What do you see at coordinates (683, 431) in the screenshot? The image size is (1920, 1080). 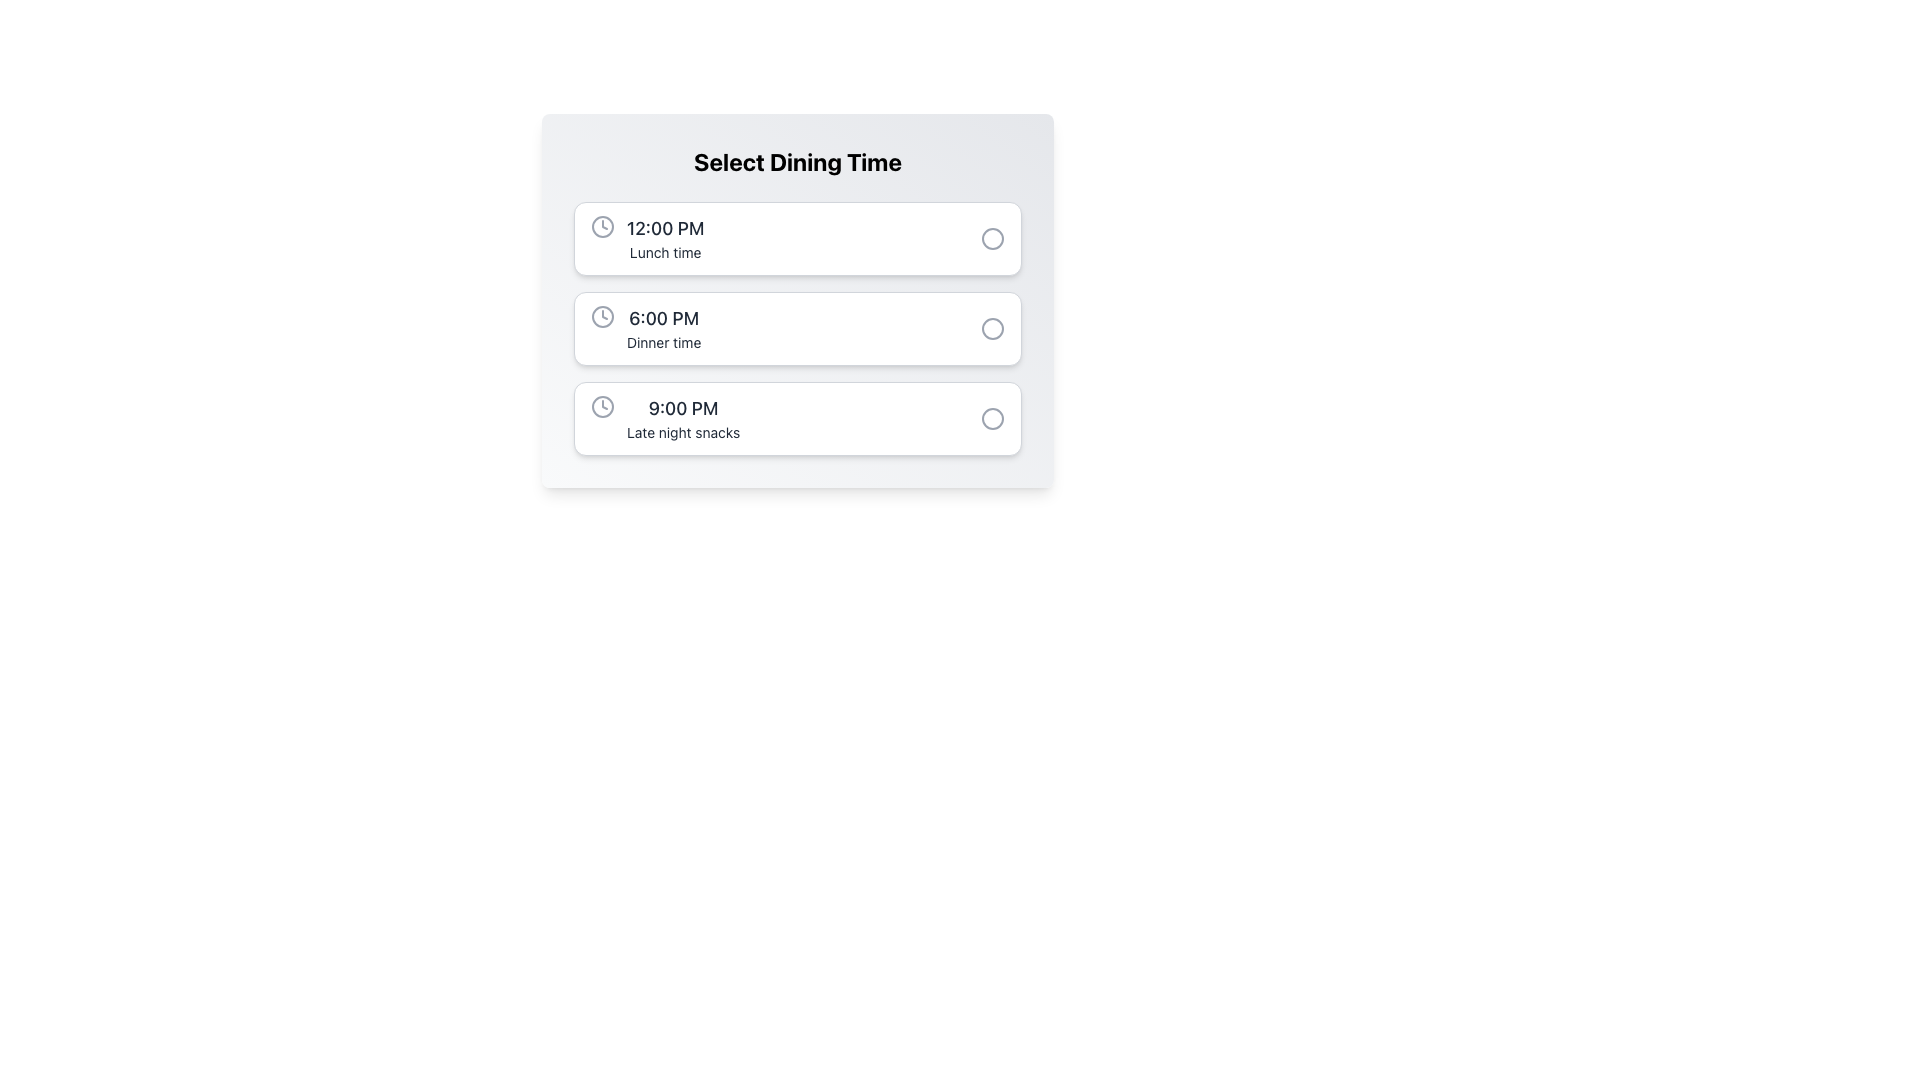 I see `the static text labeled 'Late night snacks' that provides information about the 9:00 PM time slot` at bounding box center [683, 431].